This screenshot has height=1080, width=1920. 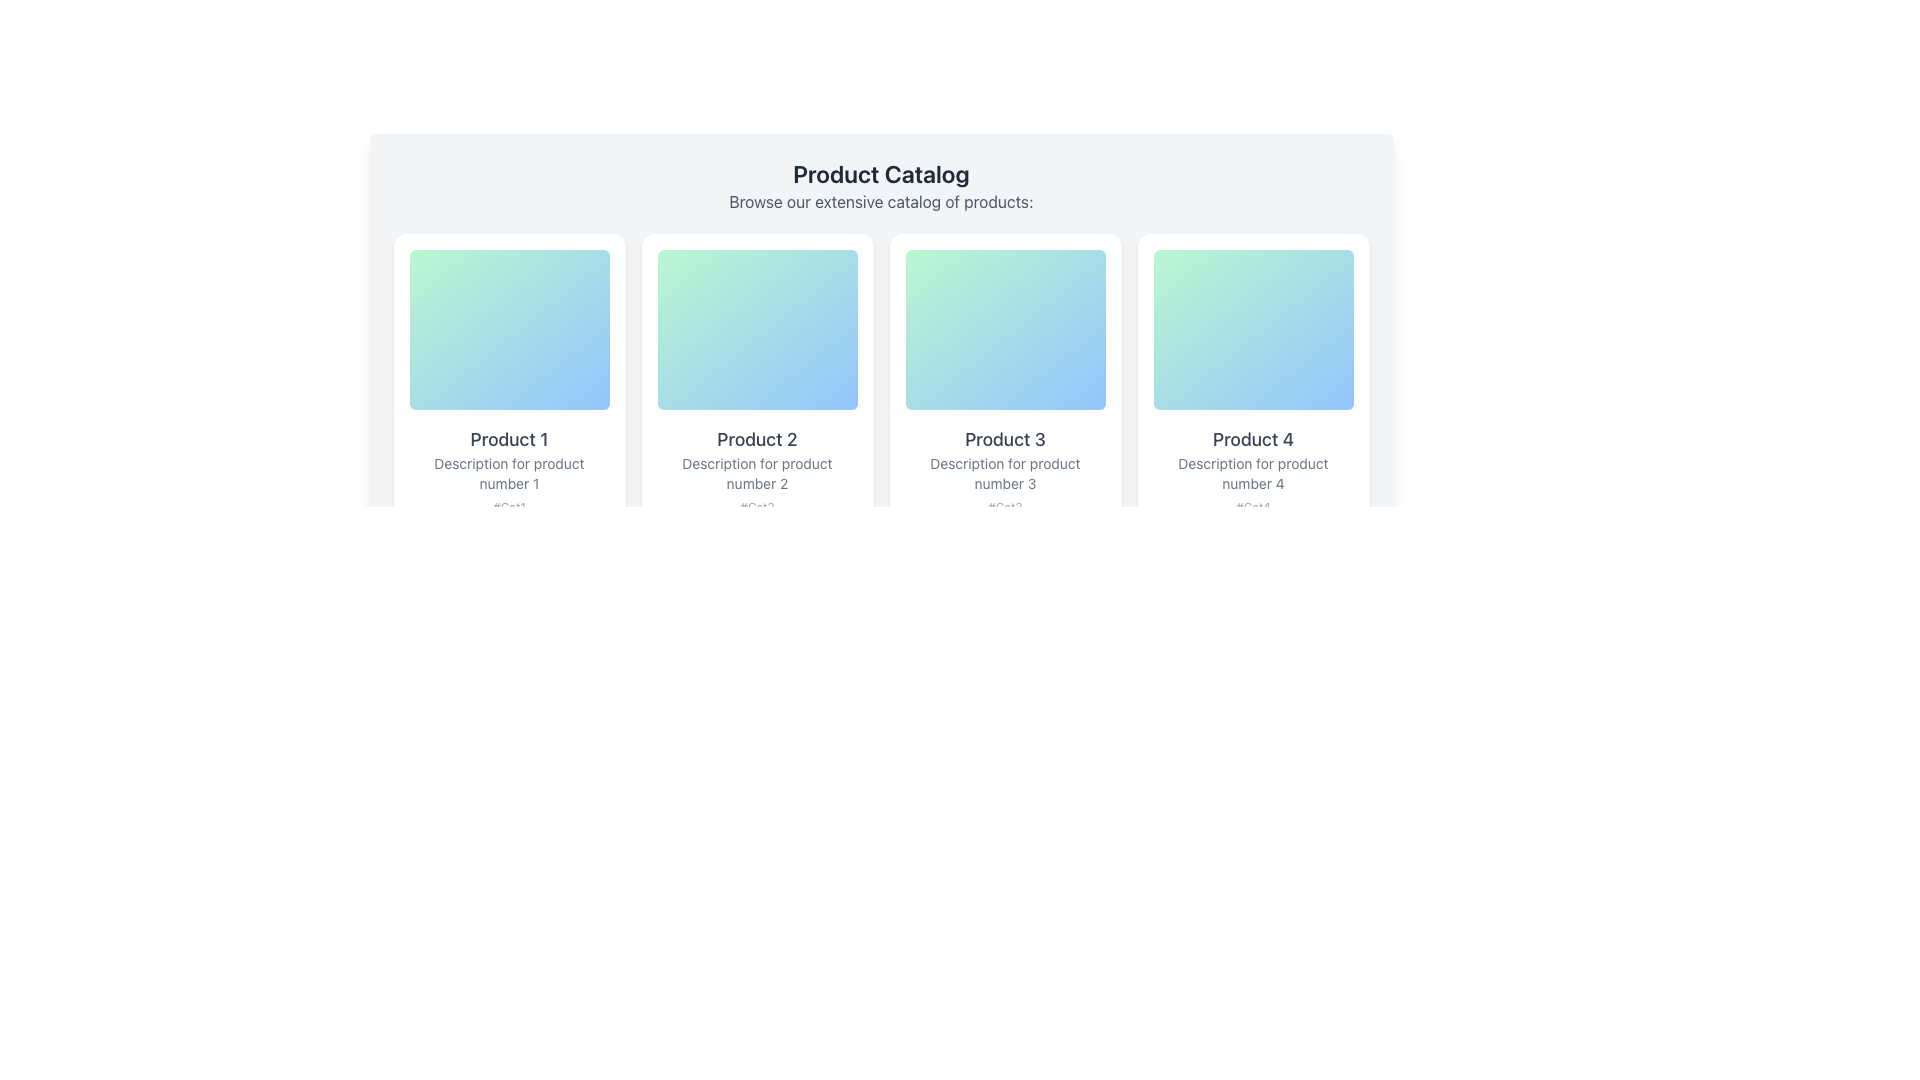 I want to click on text from the header section titled 'Product Catalog' which is prominently displayed in bold, large, dark-gray font, followed by a smaller description in lighter gray font, so click(x=880, y=185).